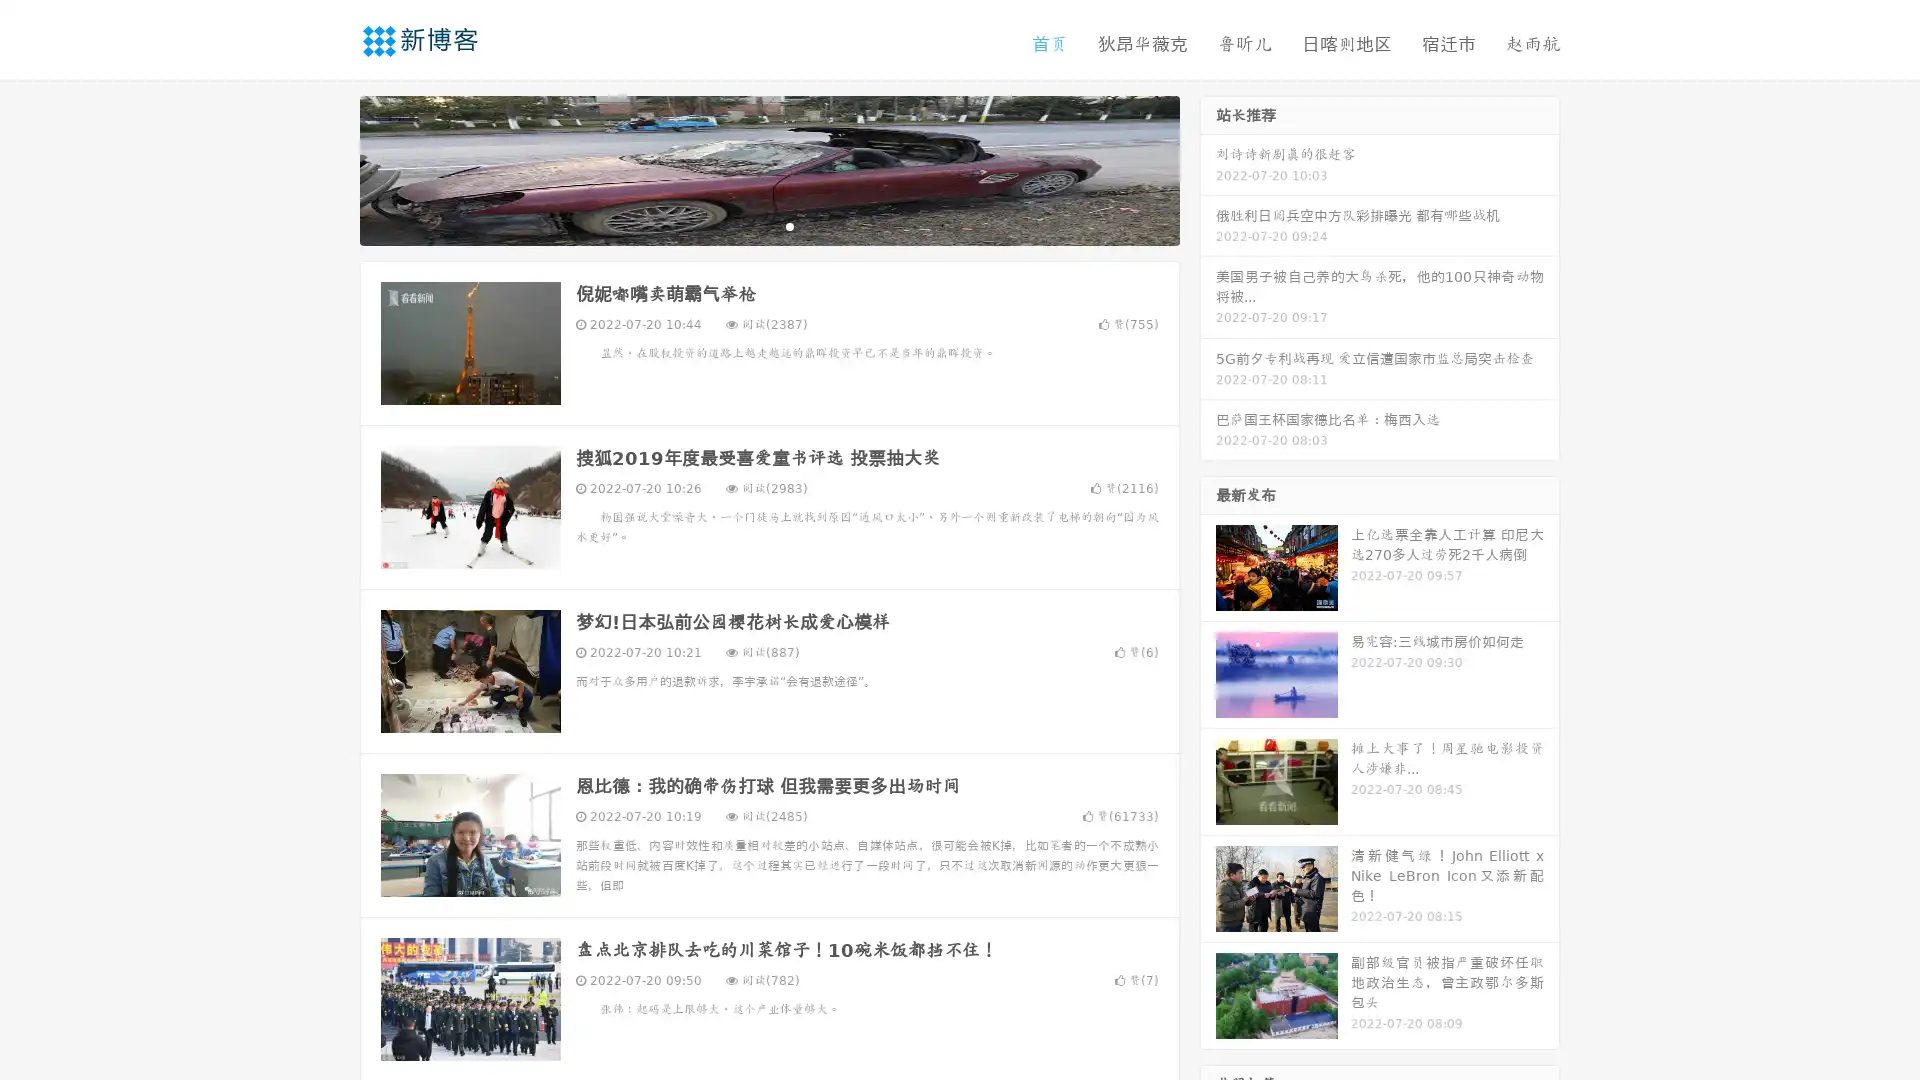  I want to click on Go to slide 1, so click(748, 225).